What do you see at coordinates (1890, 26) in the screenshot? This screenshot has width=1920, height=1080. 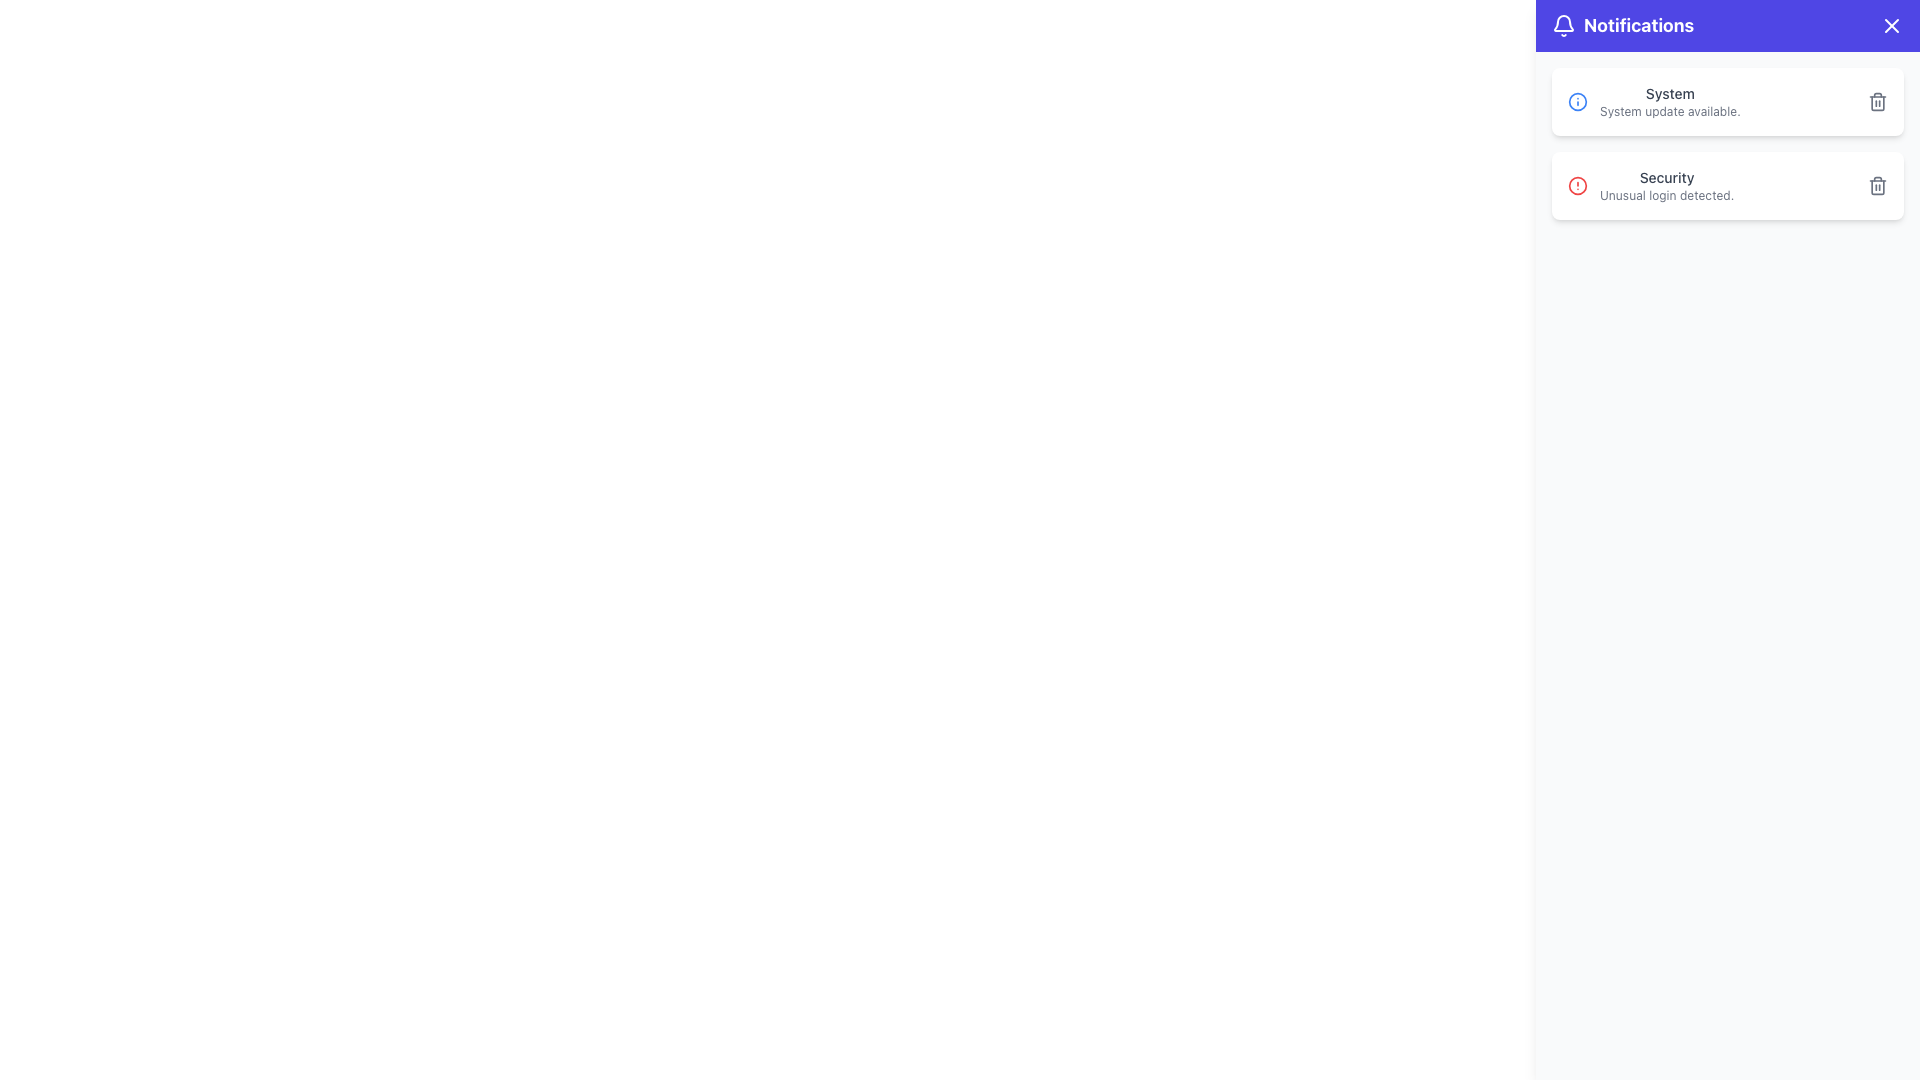 I see `the Icon button` at bounding box center [1890, 26].